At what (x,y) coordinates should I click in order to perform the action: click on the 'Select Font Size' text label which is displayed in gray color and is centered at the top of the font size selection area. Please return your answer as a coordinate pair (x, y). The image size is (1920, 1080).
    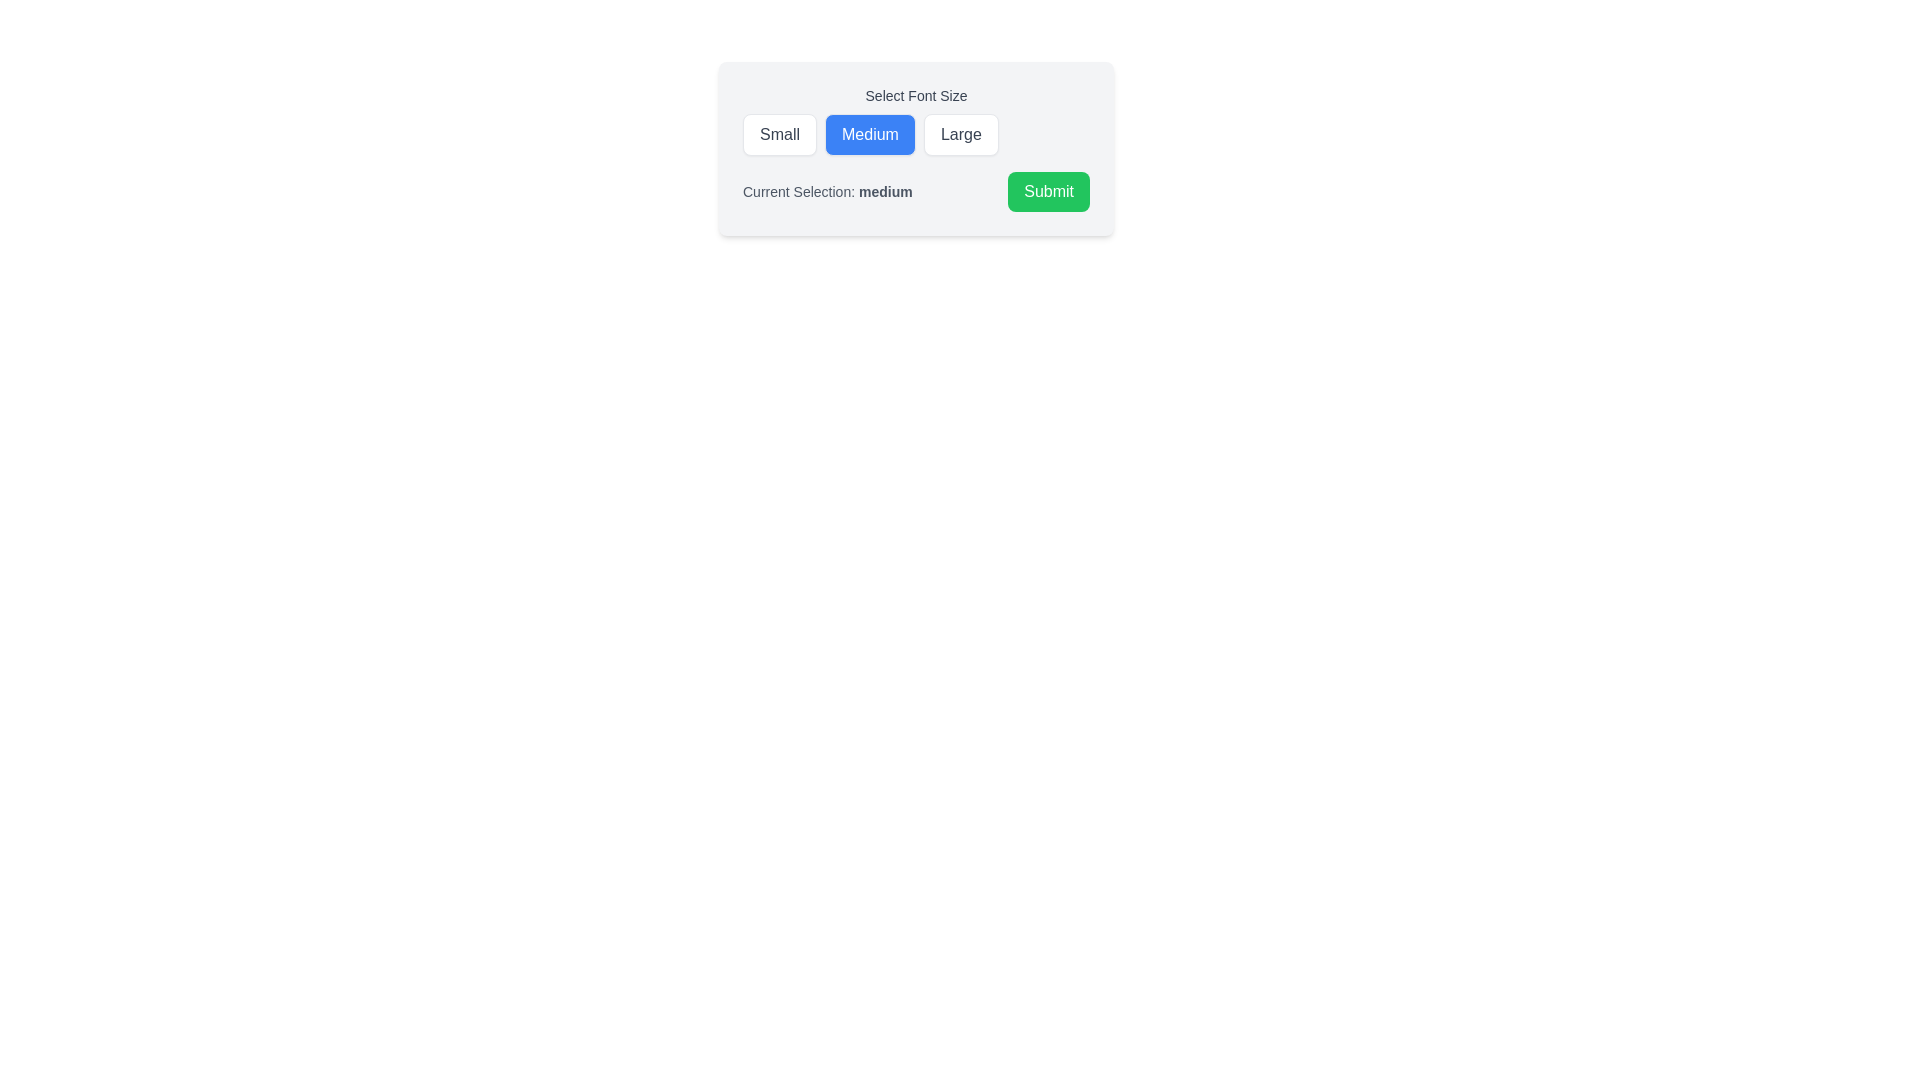
    Looking at the image, I should click on (915, 96).